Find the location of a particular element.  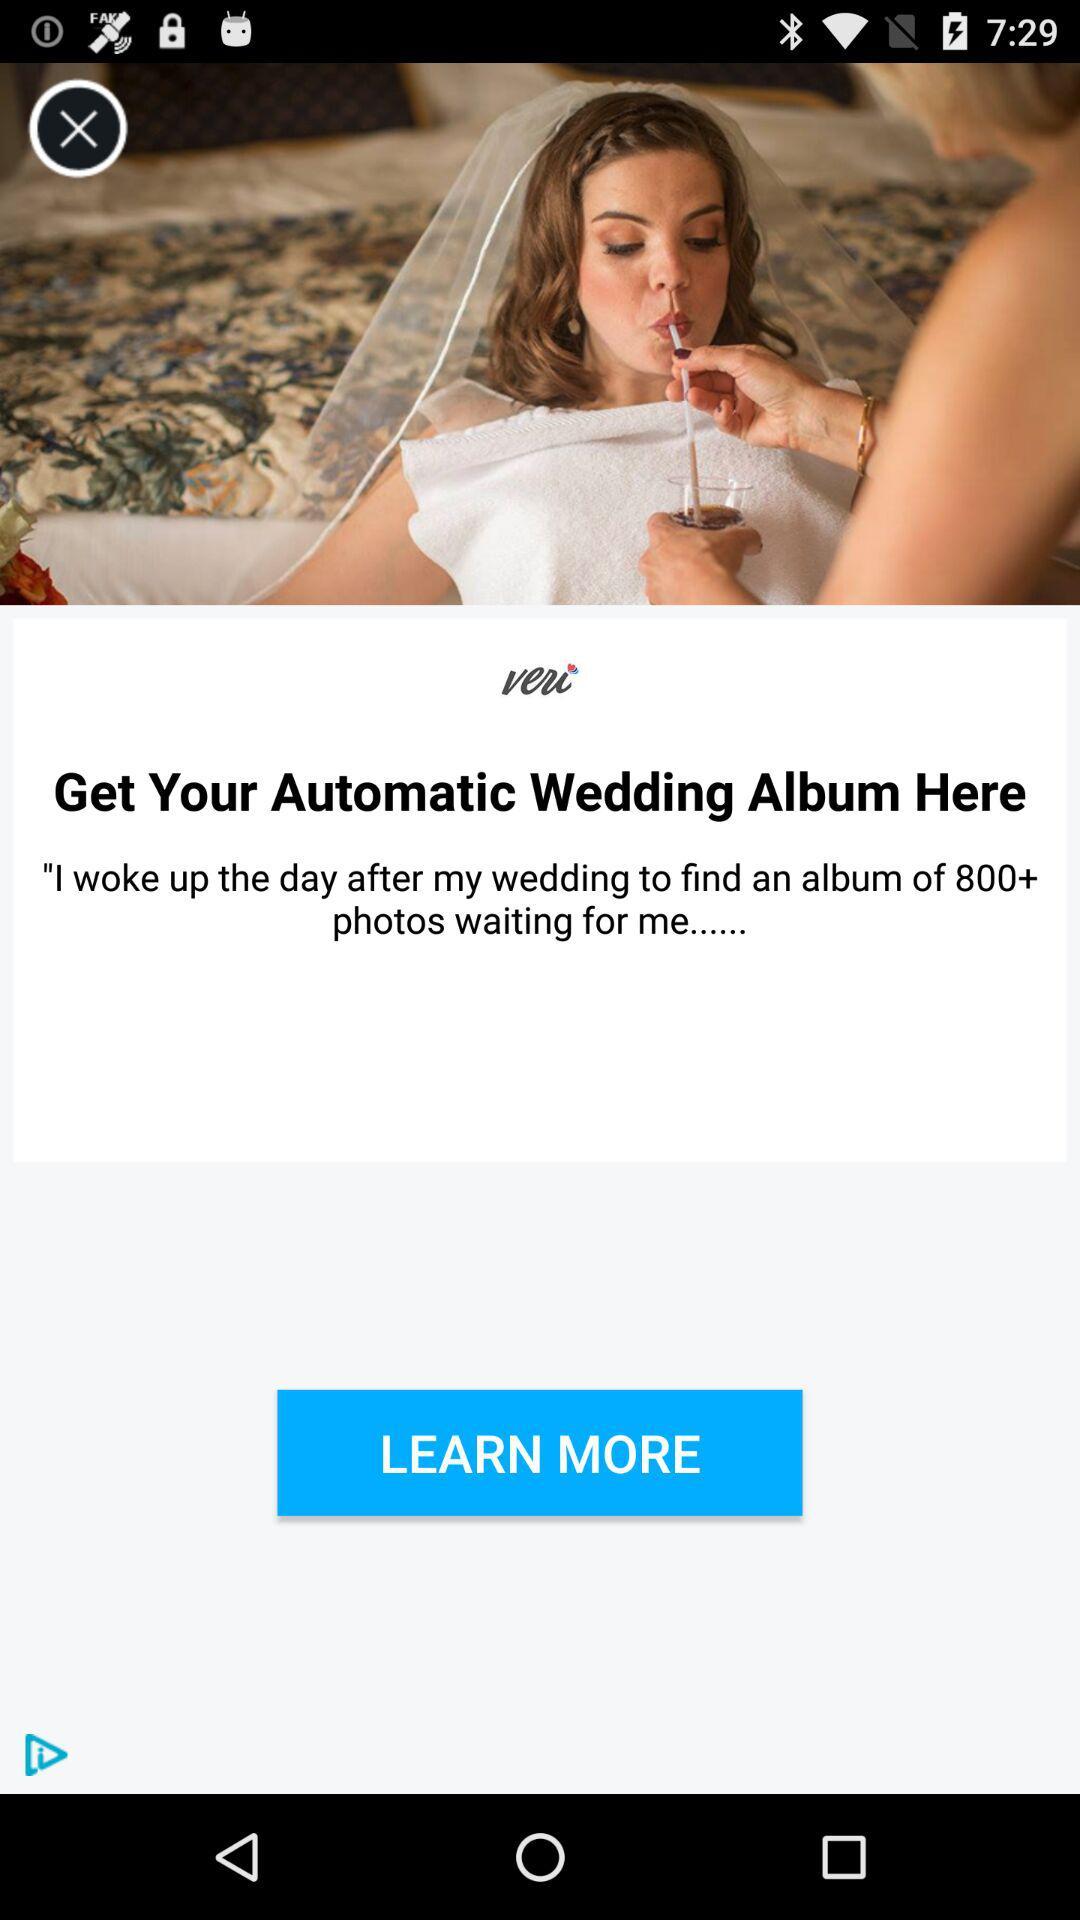

learn more is located at coordinates (540, 1452).